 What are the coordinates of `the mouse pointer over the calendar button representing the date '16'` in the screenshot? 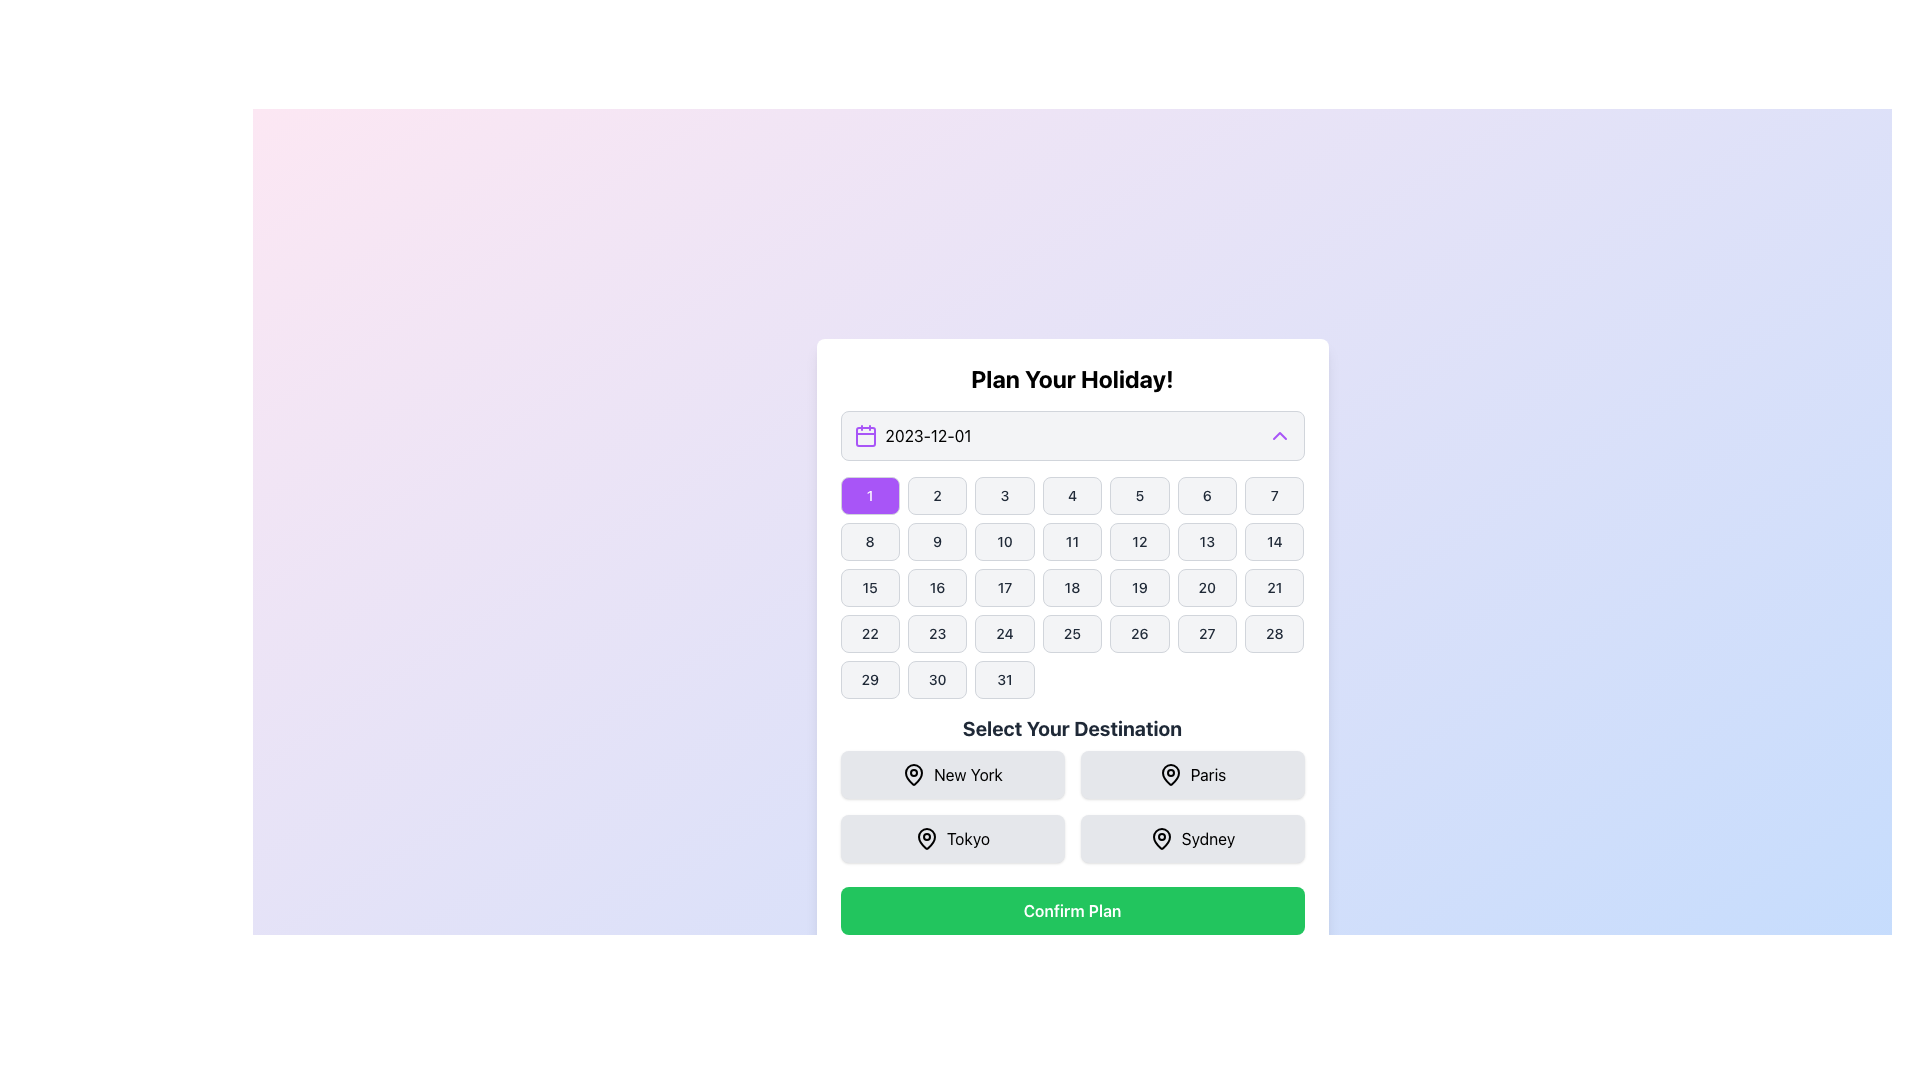 It's located at (936, 586).